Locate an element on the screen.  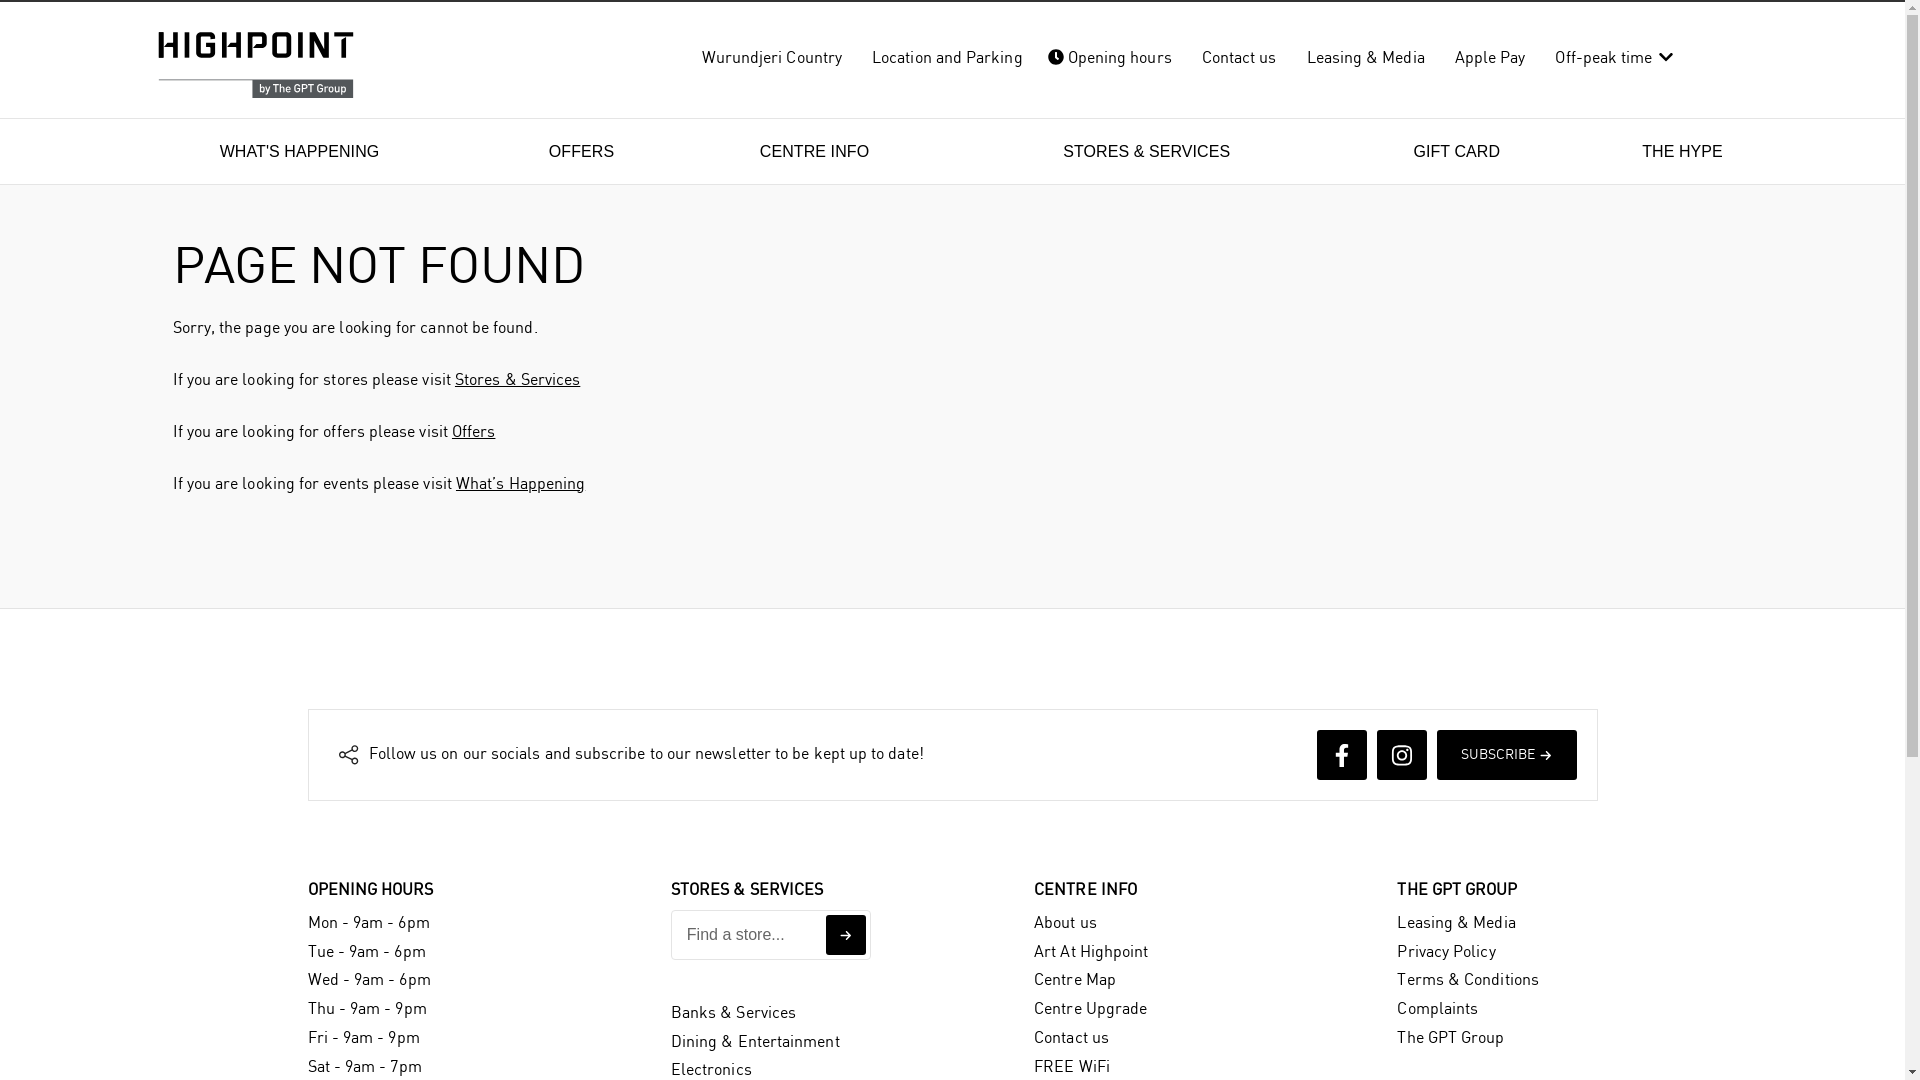
'SUBSCRIBE' is located at coordinates (1434, 755).